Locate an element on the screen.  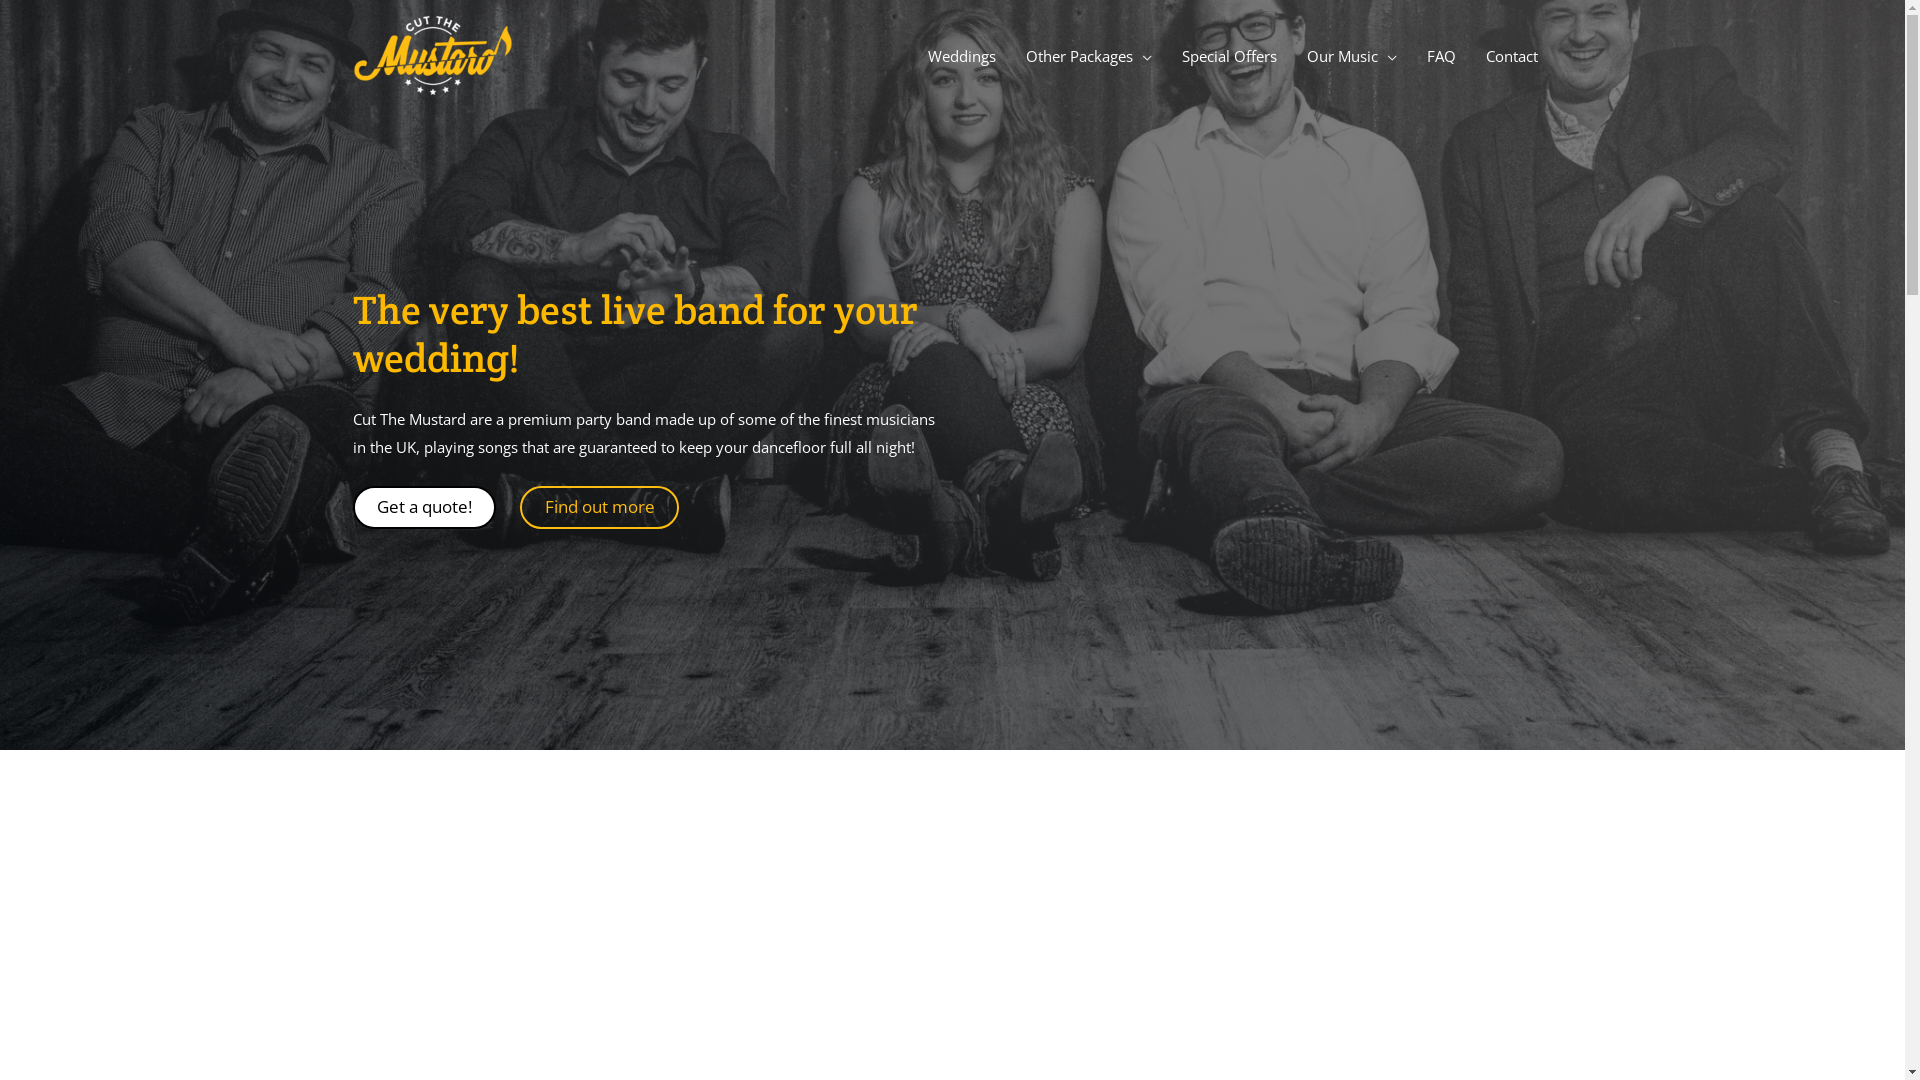
'Other Packages' is located at coordinates (1009, 53).